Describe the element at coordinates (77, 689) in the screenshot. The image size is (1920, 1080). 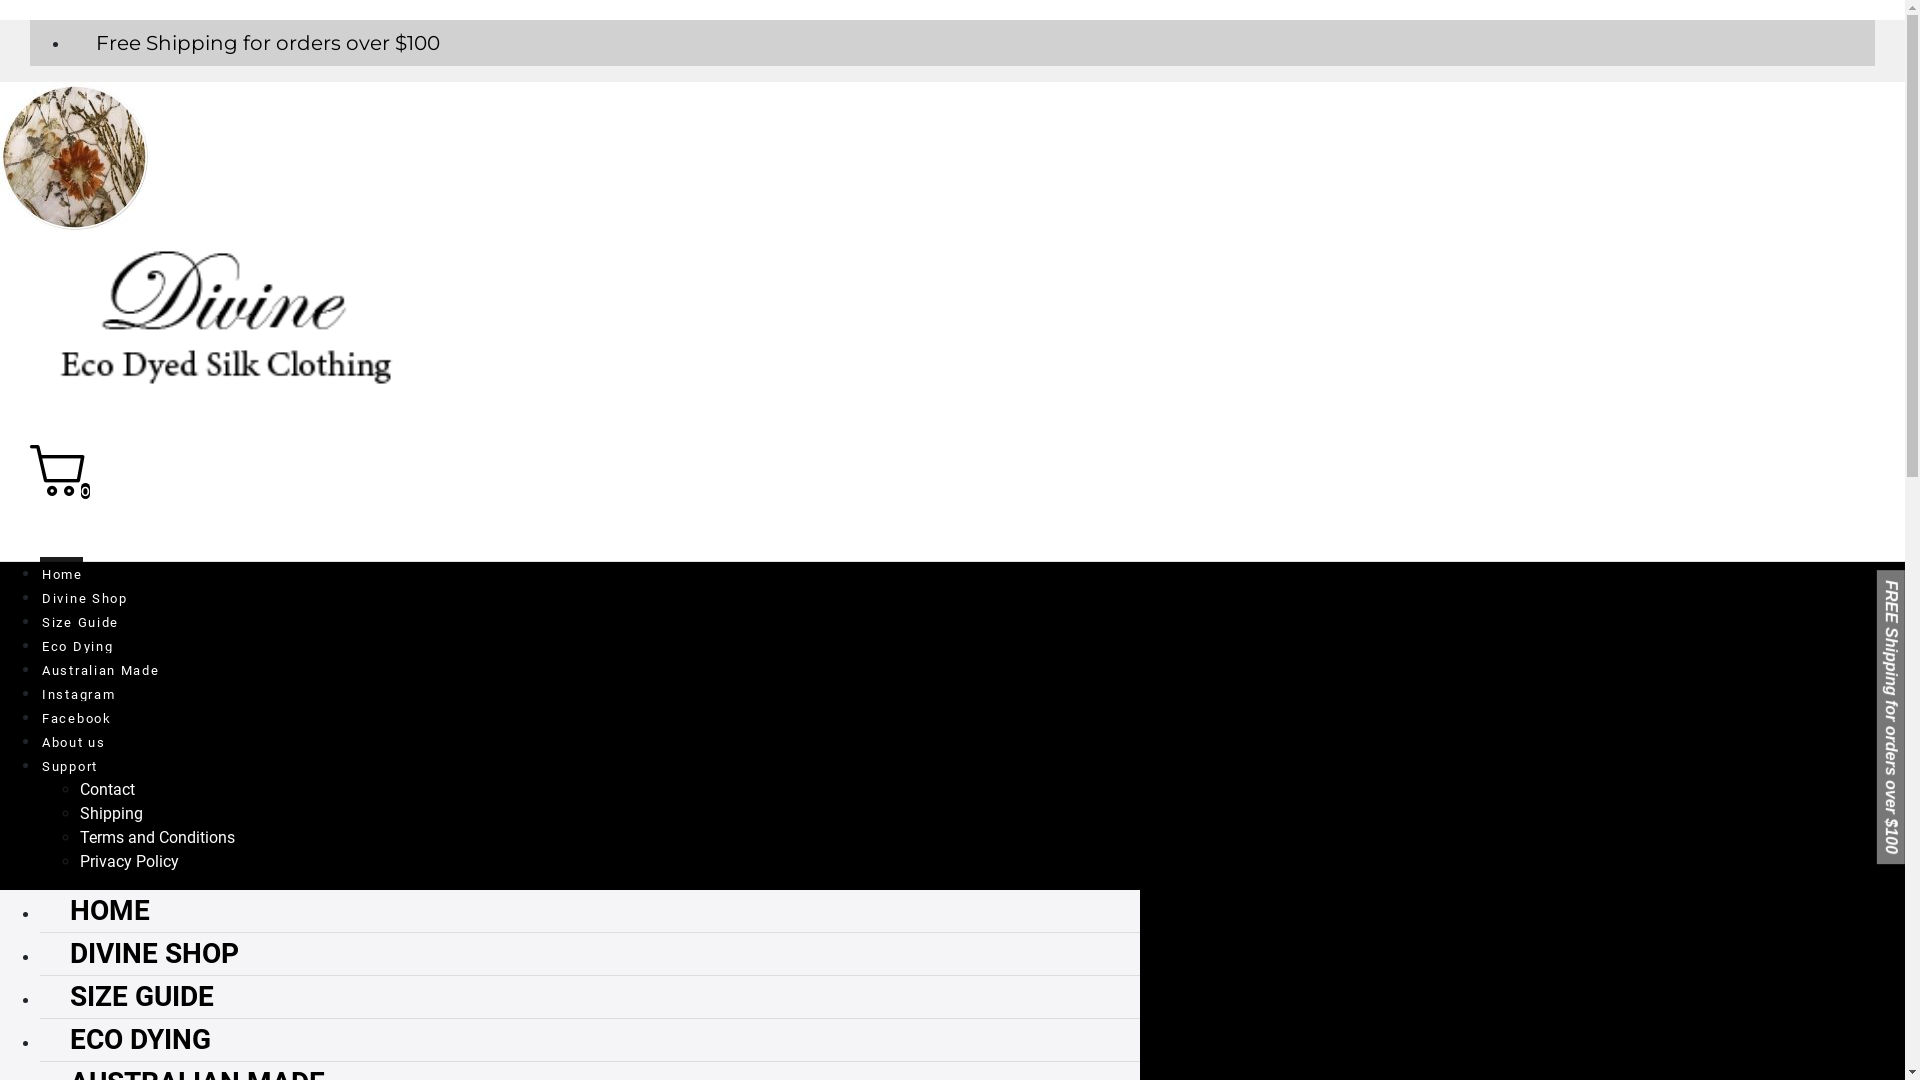
I see `'Instagram'` at that location.